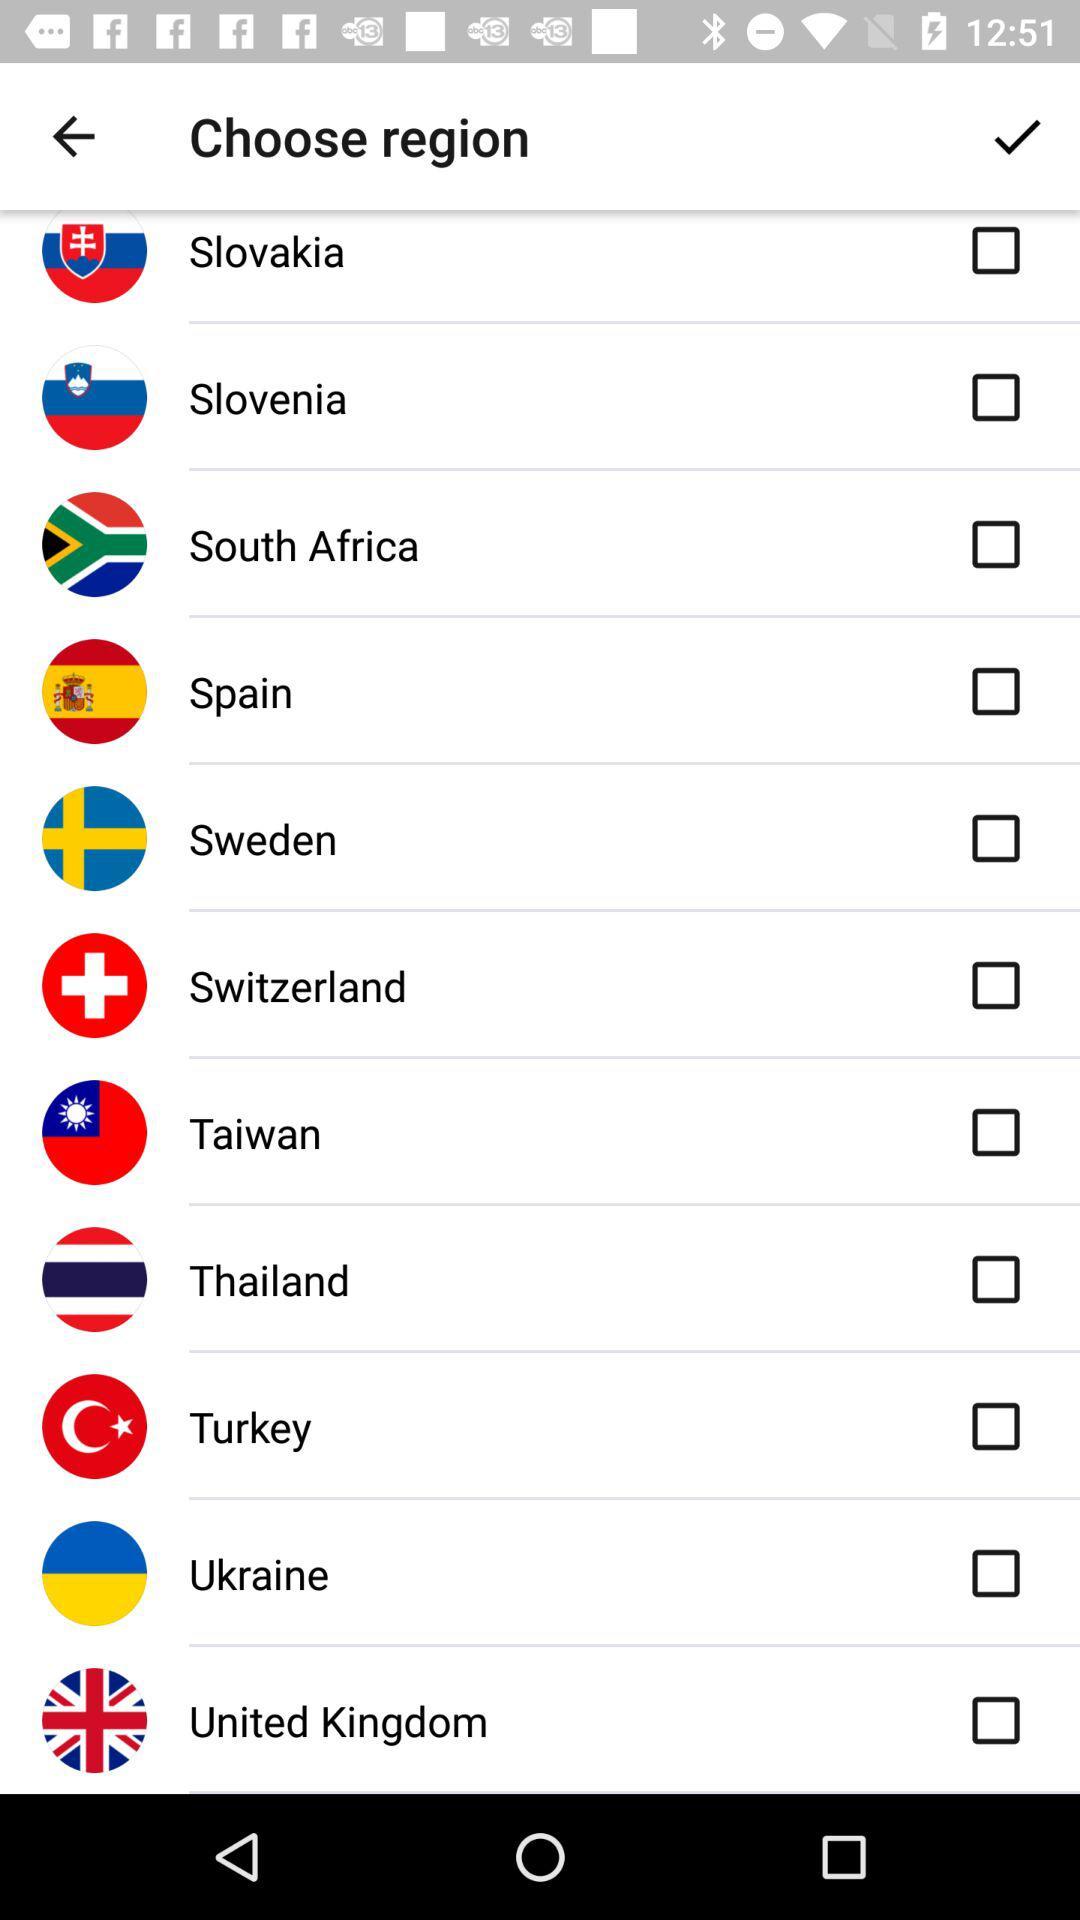  Describe the element at coordinates (72, 135) in the screenshot. I see `the item next to the choose region icon` at that location.